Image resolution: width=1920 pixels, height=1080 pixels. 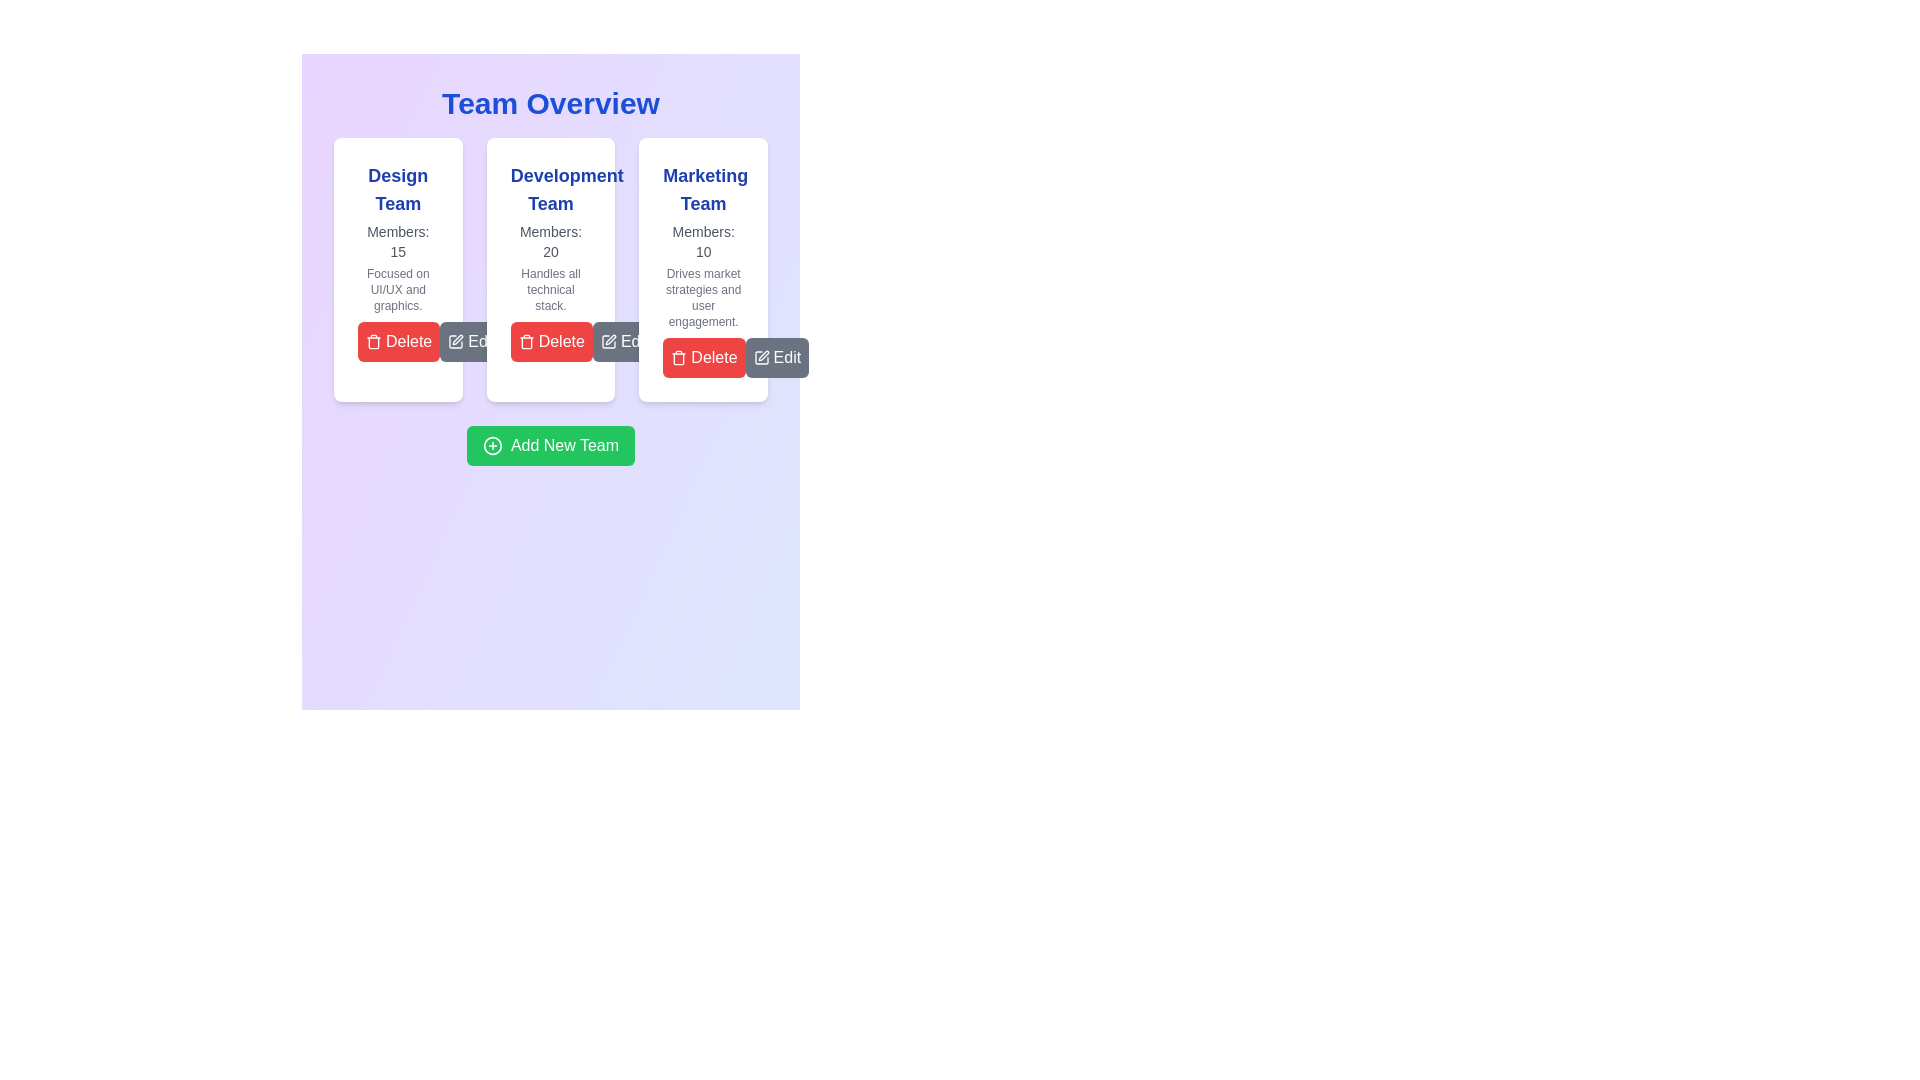 What do you see at coordinates (398, 341) in the screenshot?
I see `the 'Delete' button with a red background and white text, located in the 'Design Team' section` at bounding box center [398, 341].